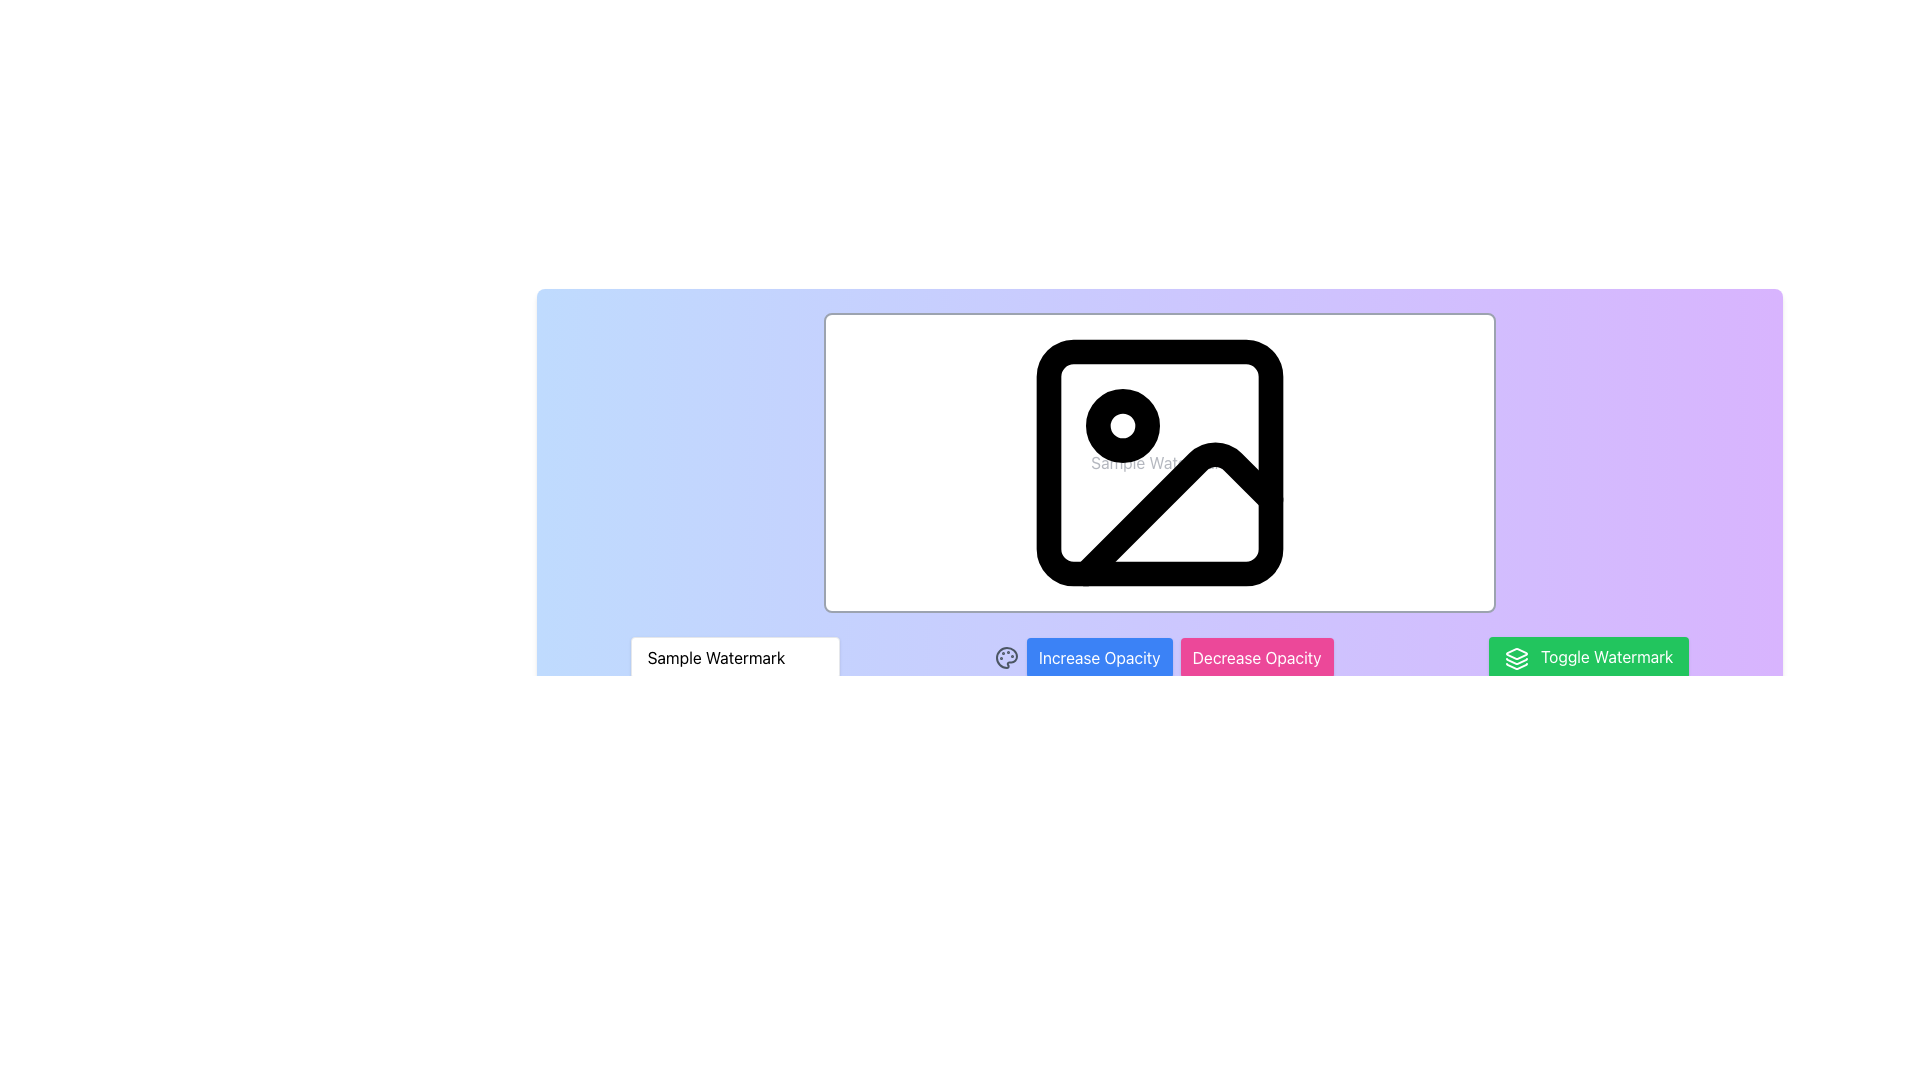 The width and height of the screenshot is (1920, 1080). What do you see at coordinates (1006, 658) in the screenshot?
I see `the decorative icon located to the immediate left of the blue 'Increase Opacity' button in the lower part of the interface` at bounding box center [1006, 658].